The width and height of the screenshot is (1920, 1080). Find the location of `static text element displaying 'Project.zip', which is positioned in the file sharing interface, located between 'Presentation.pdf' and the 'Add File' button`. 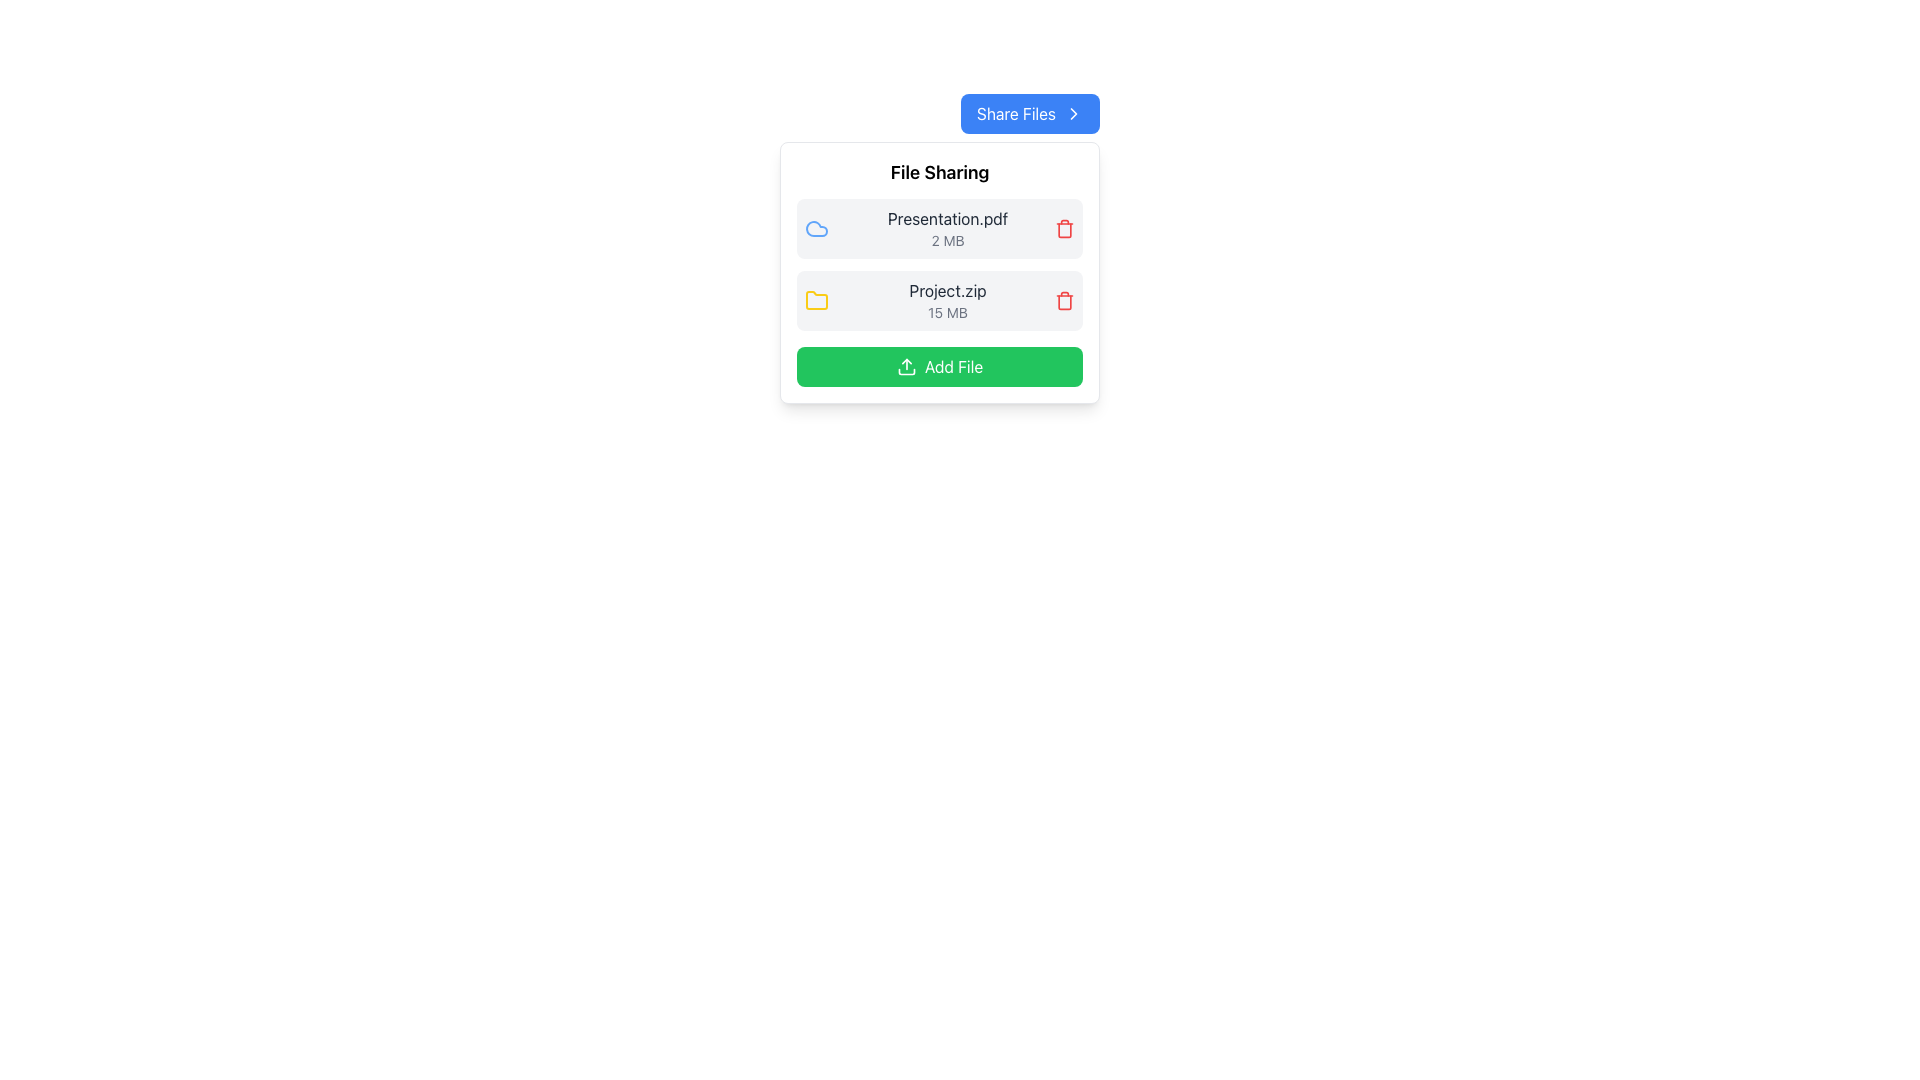

static text element displaying 'Project.zip', which is positioned in the file sharing interface, located between 'Presentation.pdf' and the 'Add File' button is located at coordinates (947, 290).